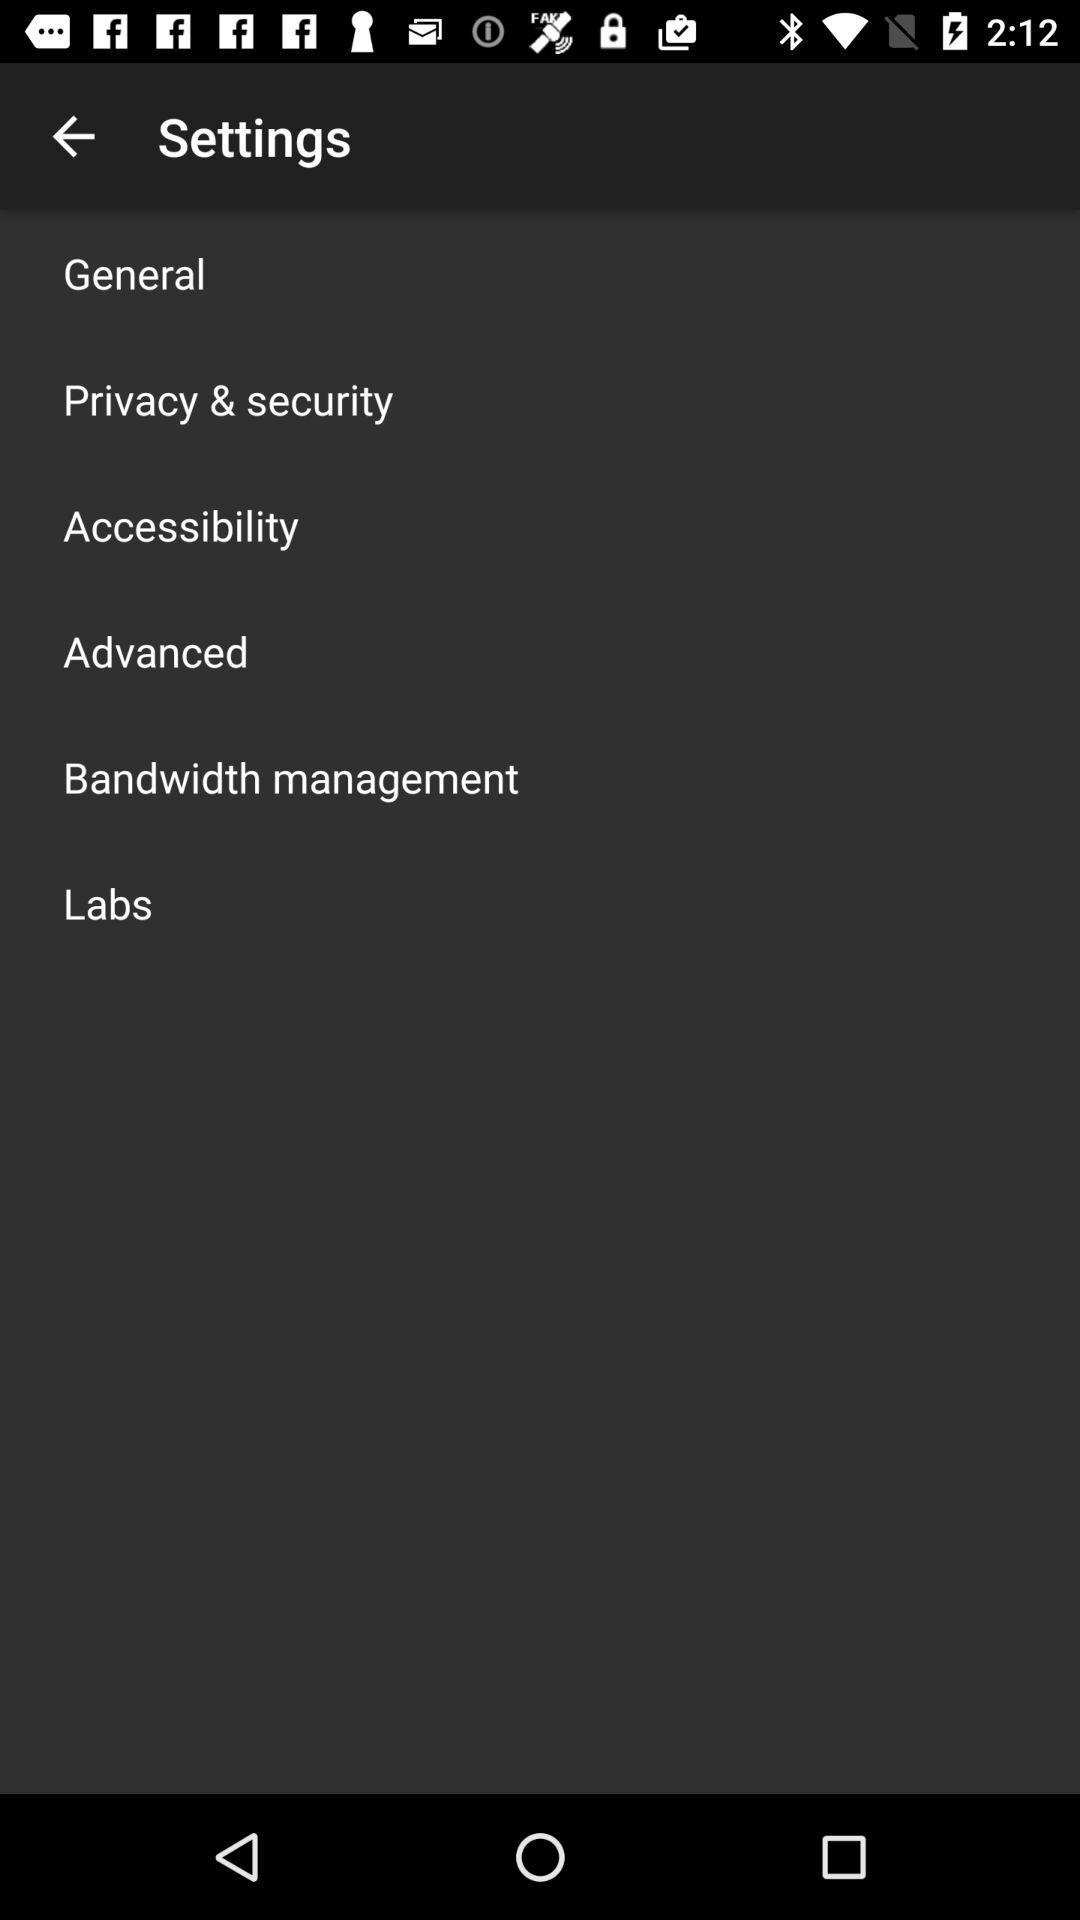 This screenshot has height=1920, width=1080. What do you see at coordinates (181, 524) in the screenshot?
I see `accessibility app` at bounding box center [181, 524].